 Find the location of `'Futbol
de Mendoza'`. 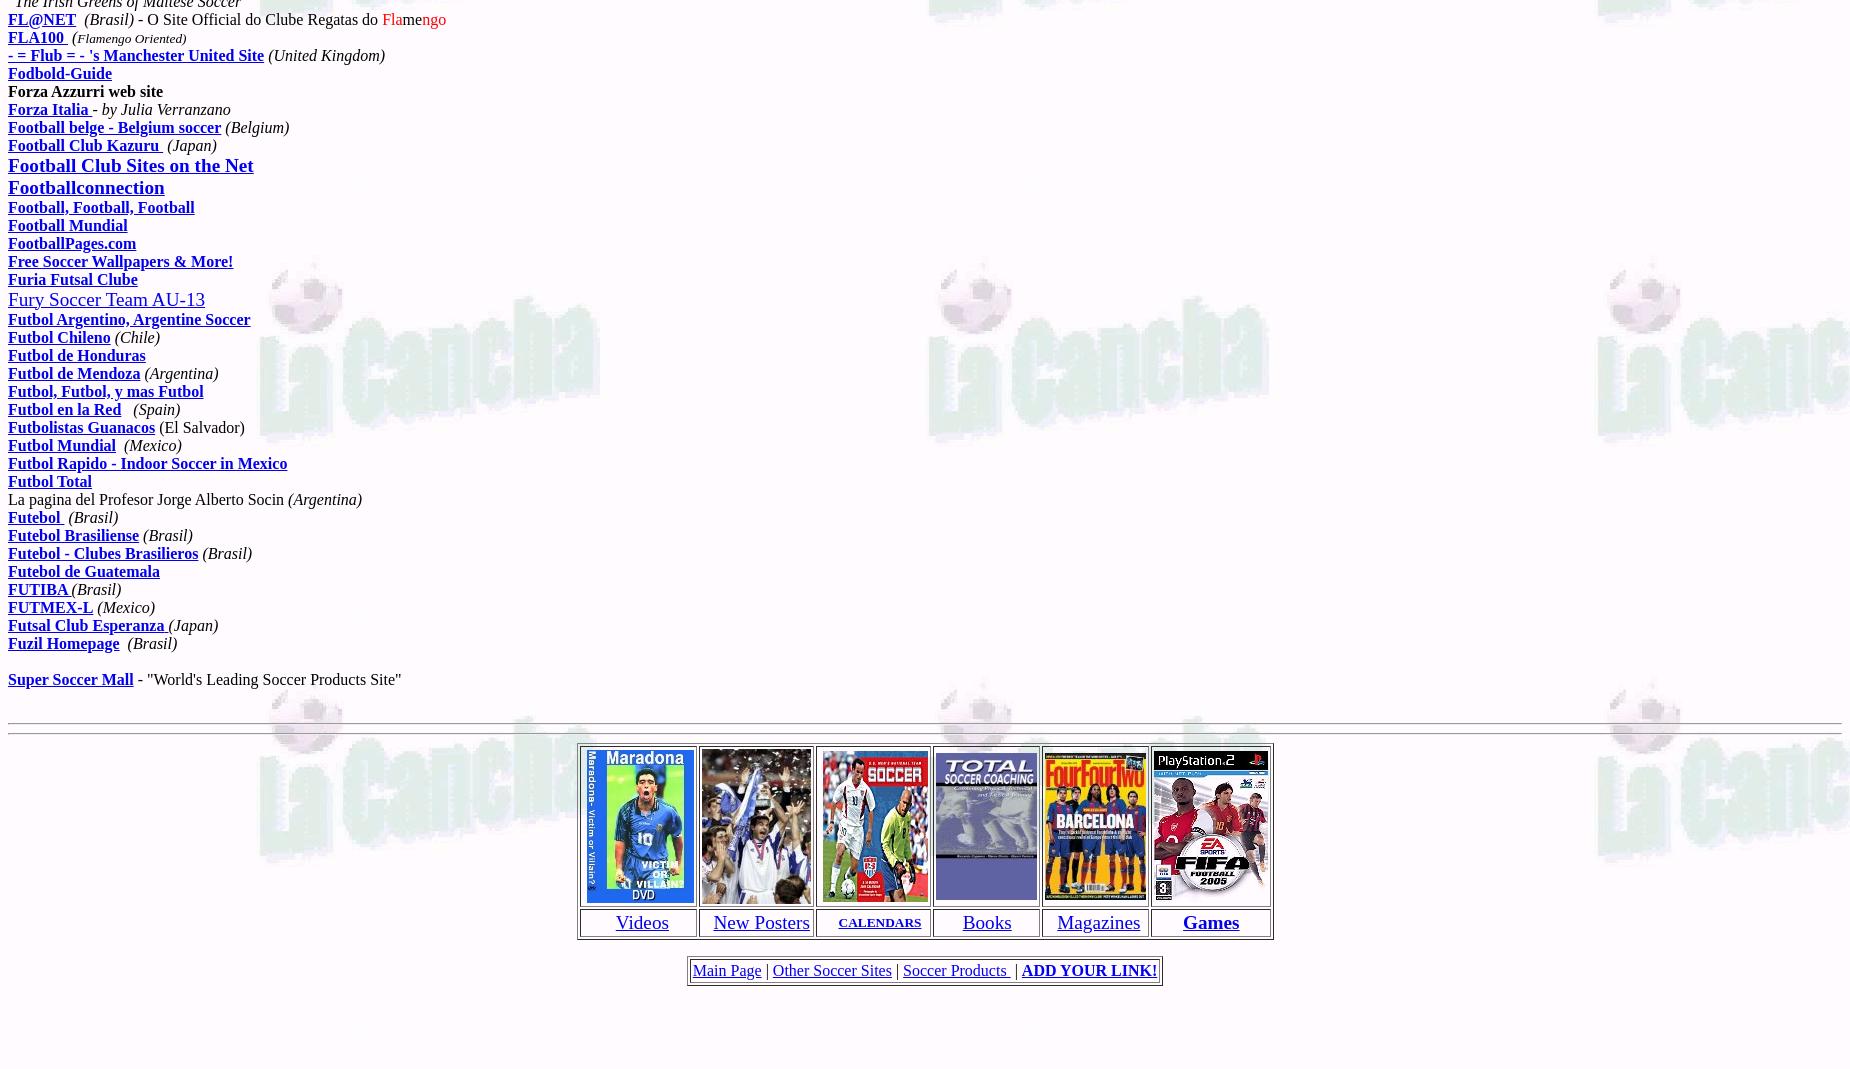

'Futbol
de Mendoza' is located at coordinates (73, 372).